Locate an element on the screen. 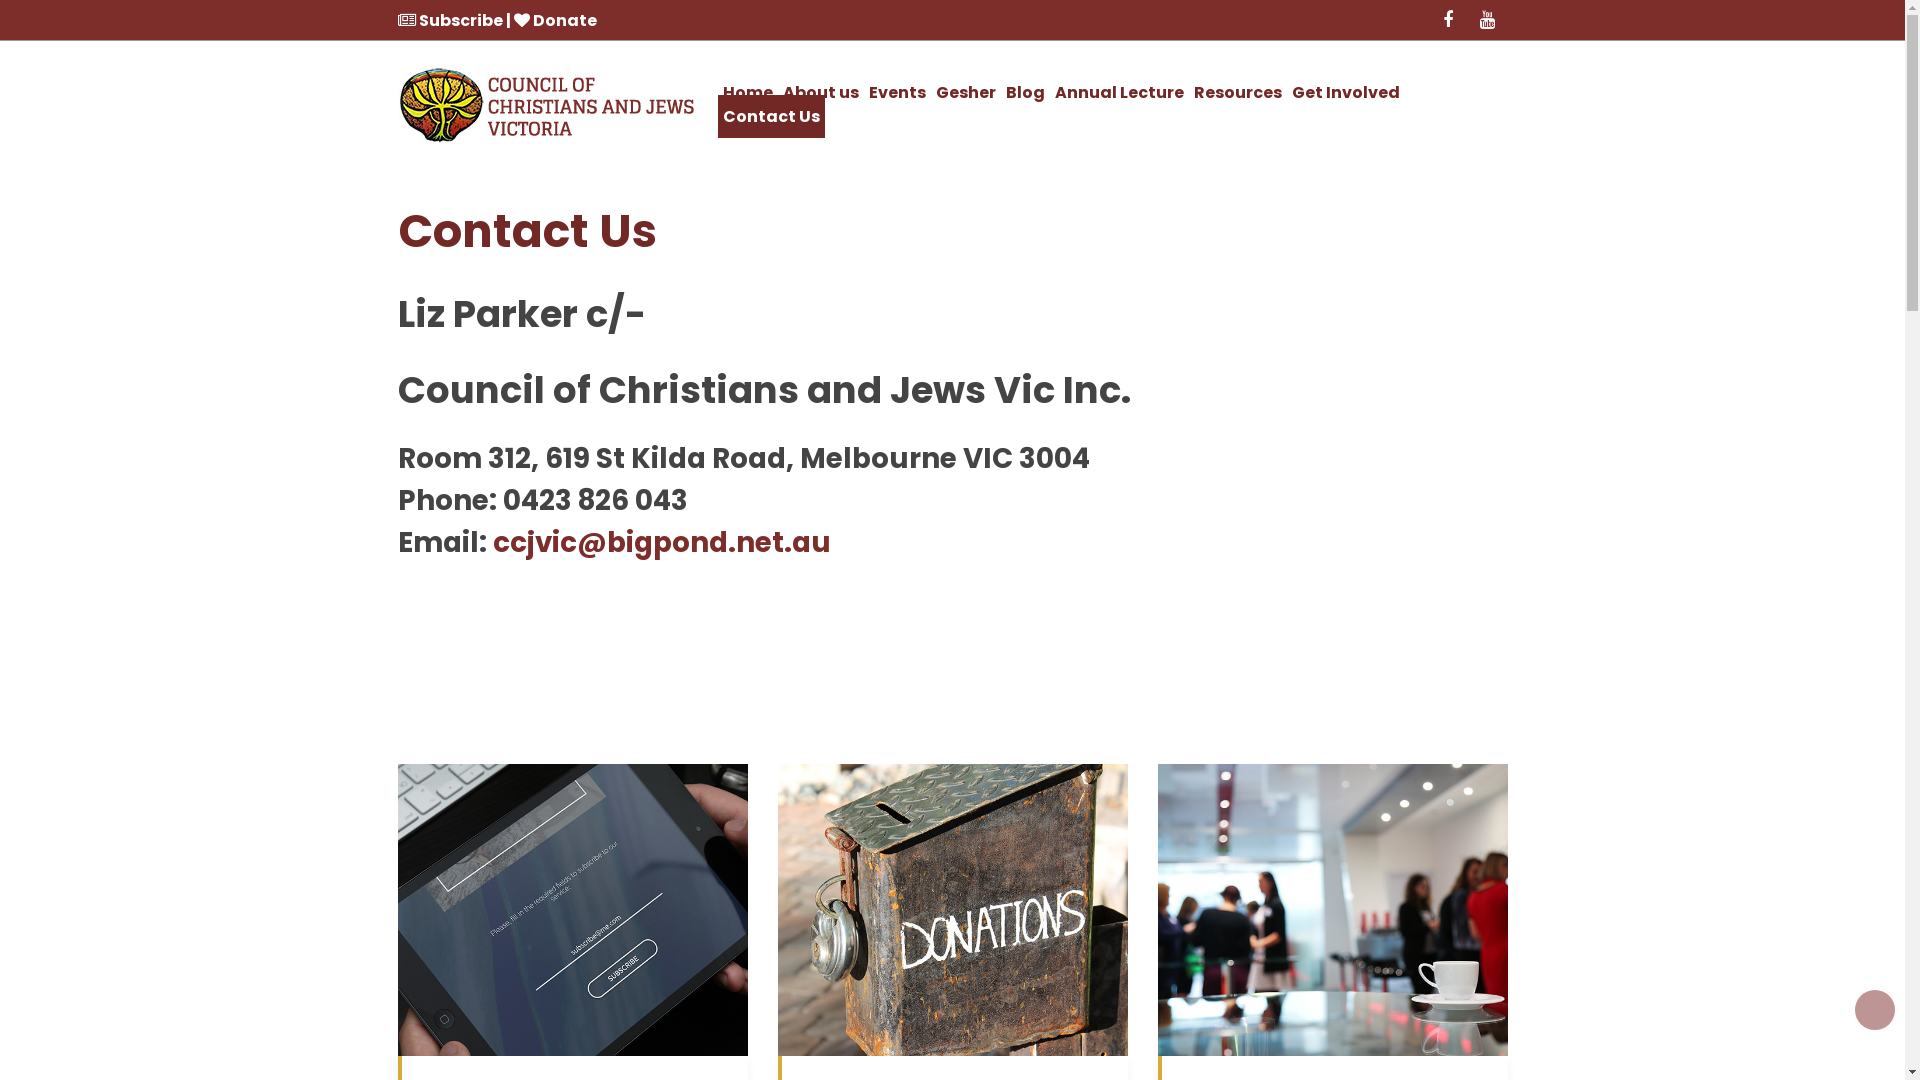 The image size is (1920, 1080). 'Events' is located at coordinates (896, 92).